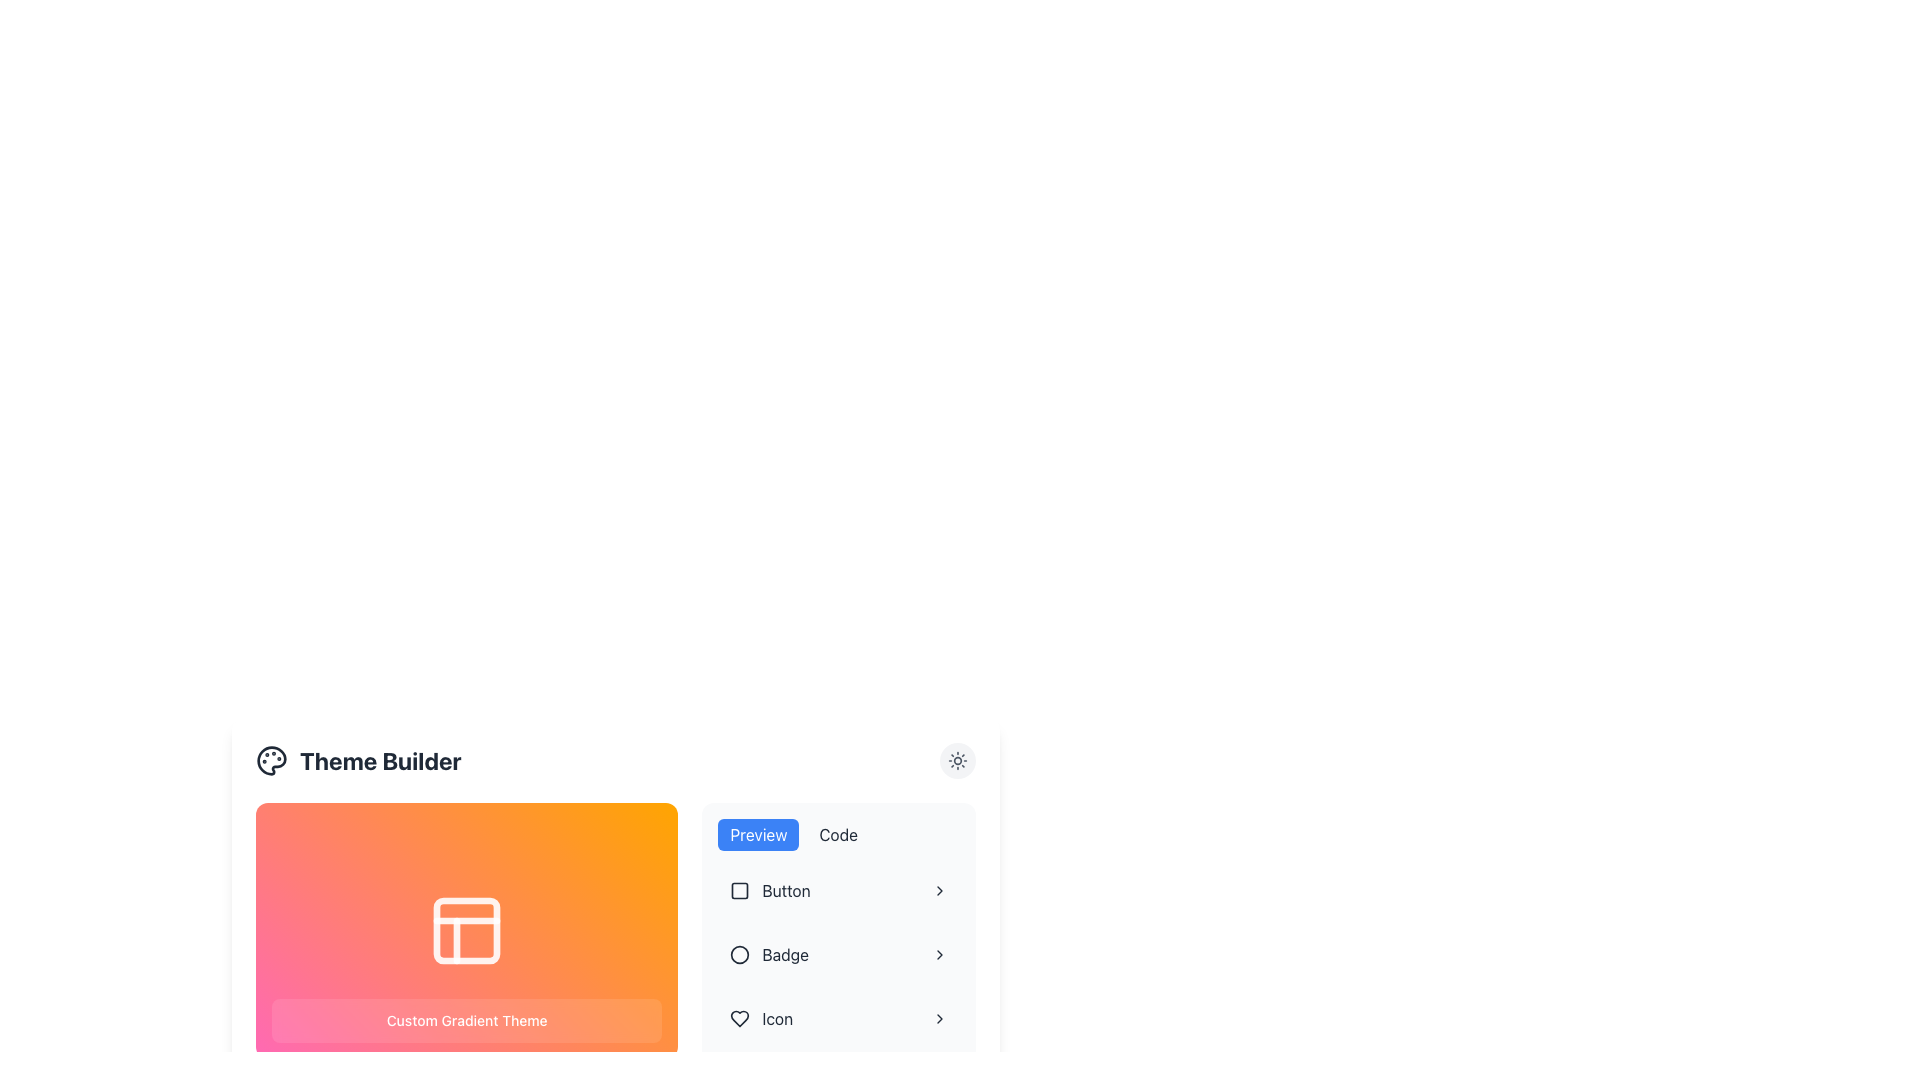 The height and width of the screenshot is (1080, 1920). I want to click on the first icon element, which is likely used for likes or favorites, so click(739, 1018).